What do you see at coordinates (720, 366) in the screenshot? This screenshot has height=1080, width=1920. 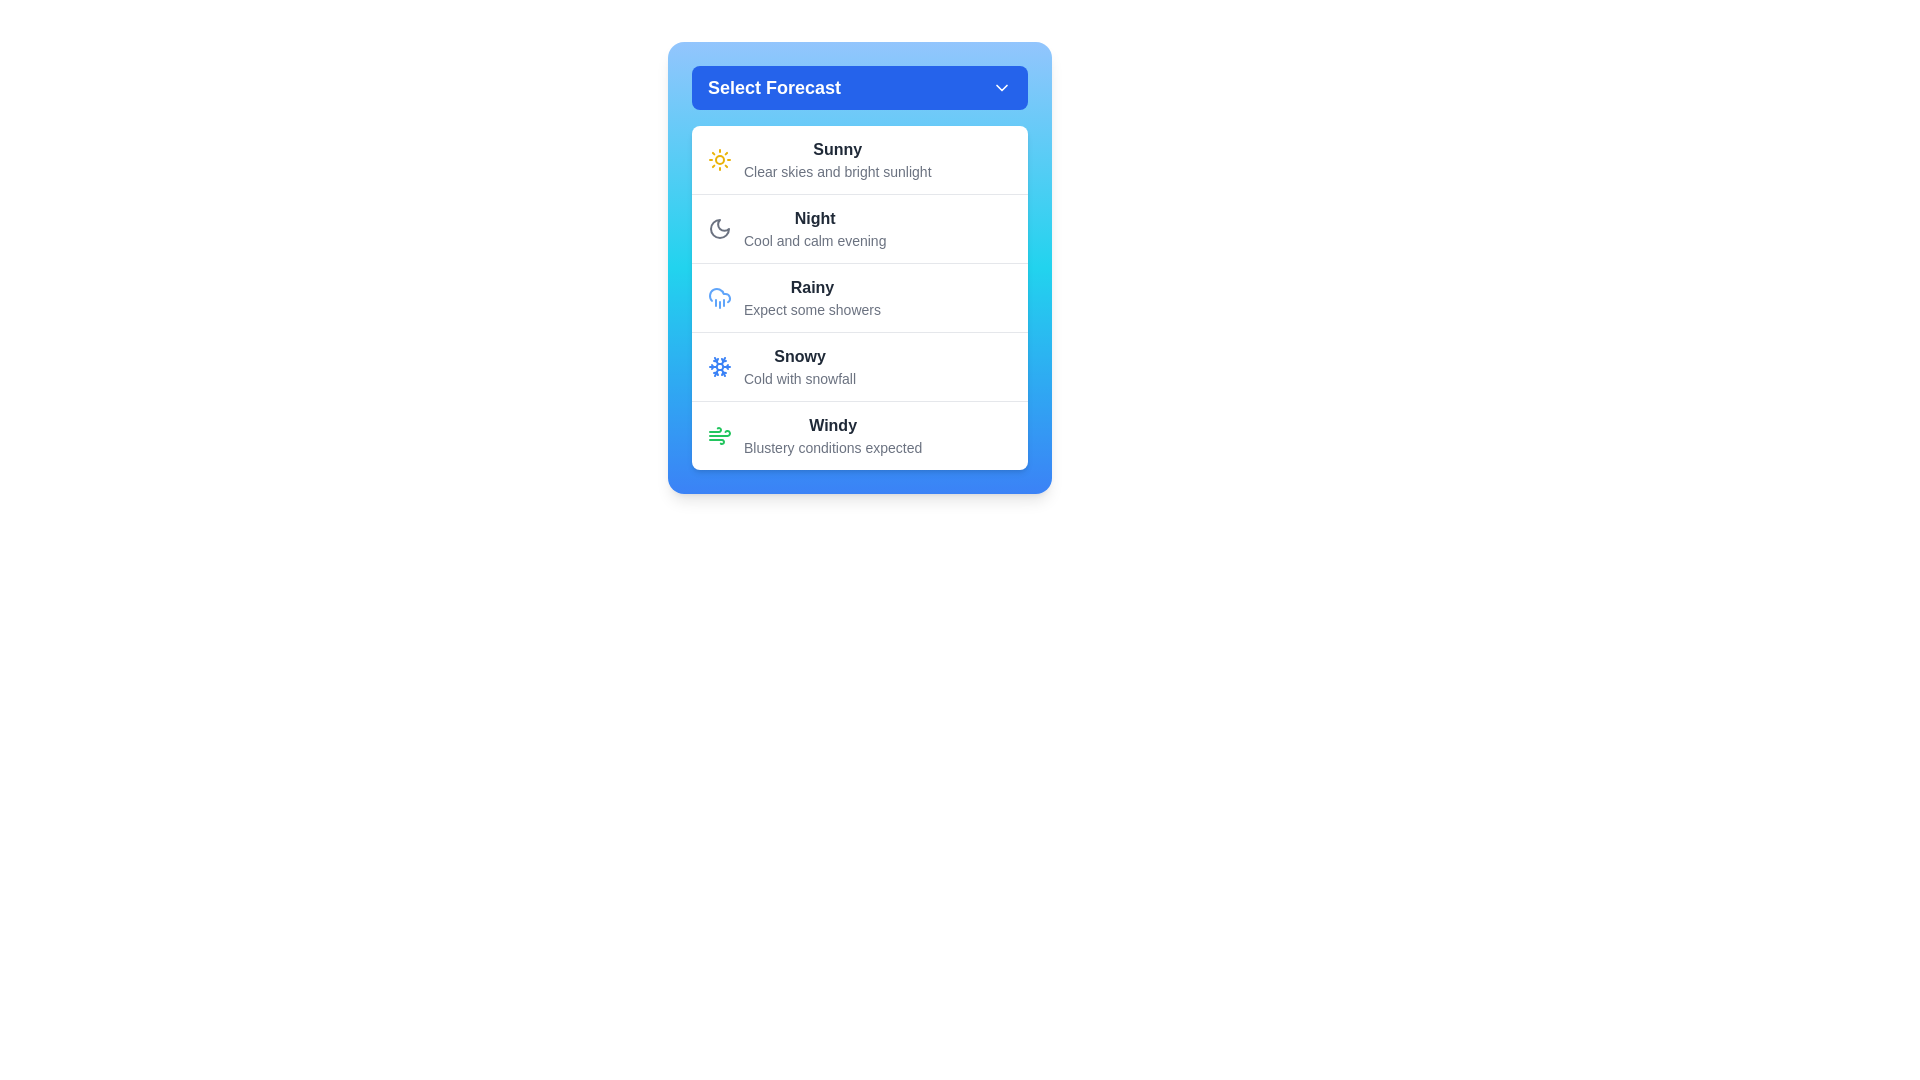 I see `the snowy weather icon at the beginning of the list entry labeled 'Snowy - Cold with snowfall'` at bounding box center [720, 366].